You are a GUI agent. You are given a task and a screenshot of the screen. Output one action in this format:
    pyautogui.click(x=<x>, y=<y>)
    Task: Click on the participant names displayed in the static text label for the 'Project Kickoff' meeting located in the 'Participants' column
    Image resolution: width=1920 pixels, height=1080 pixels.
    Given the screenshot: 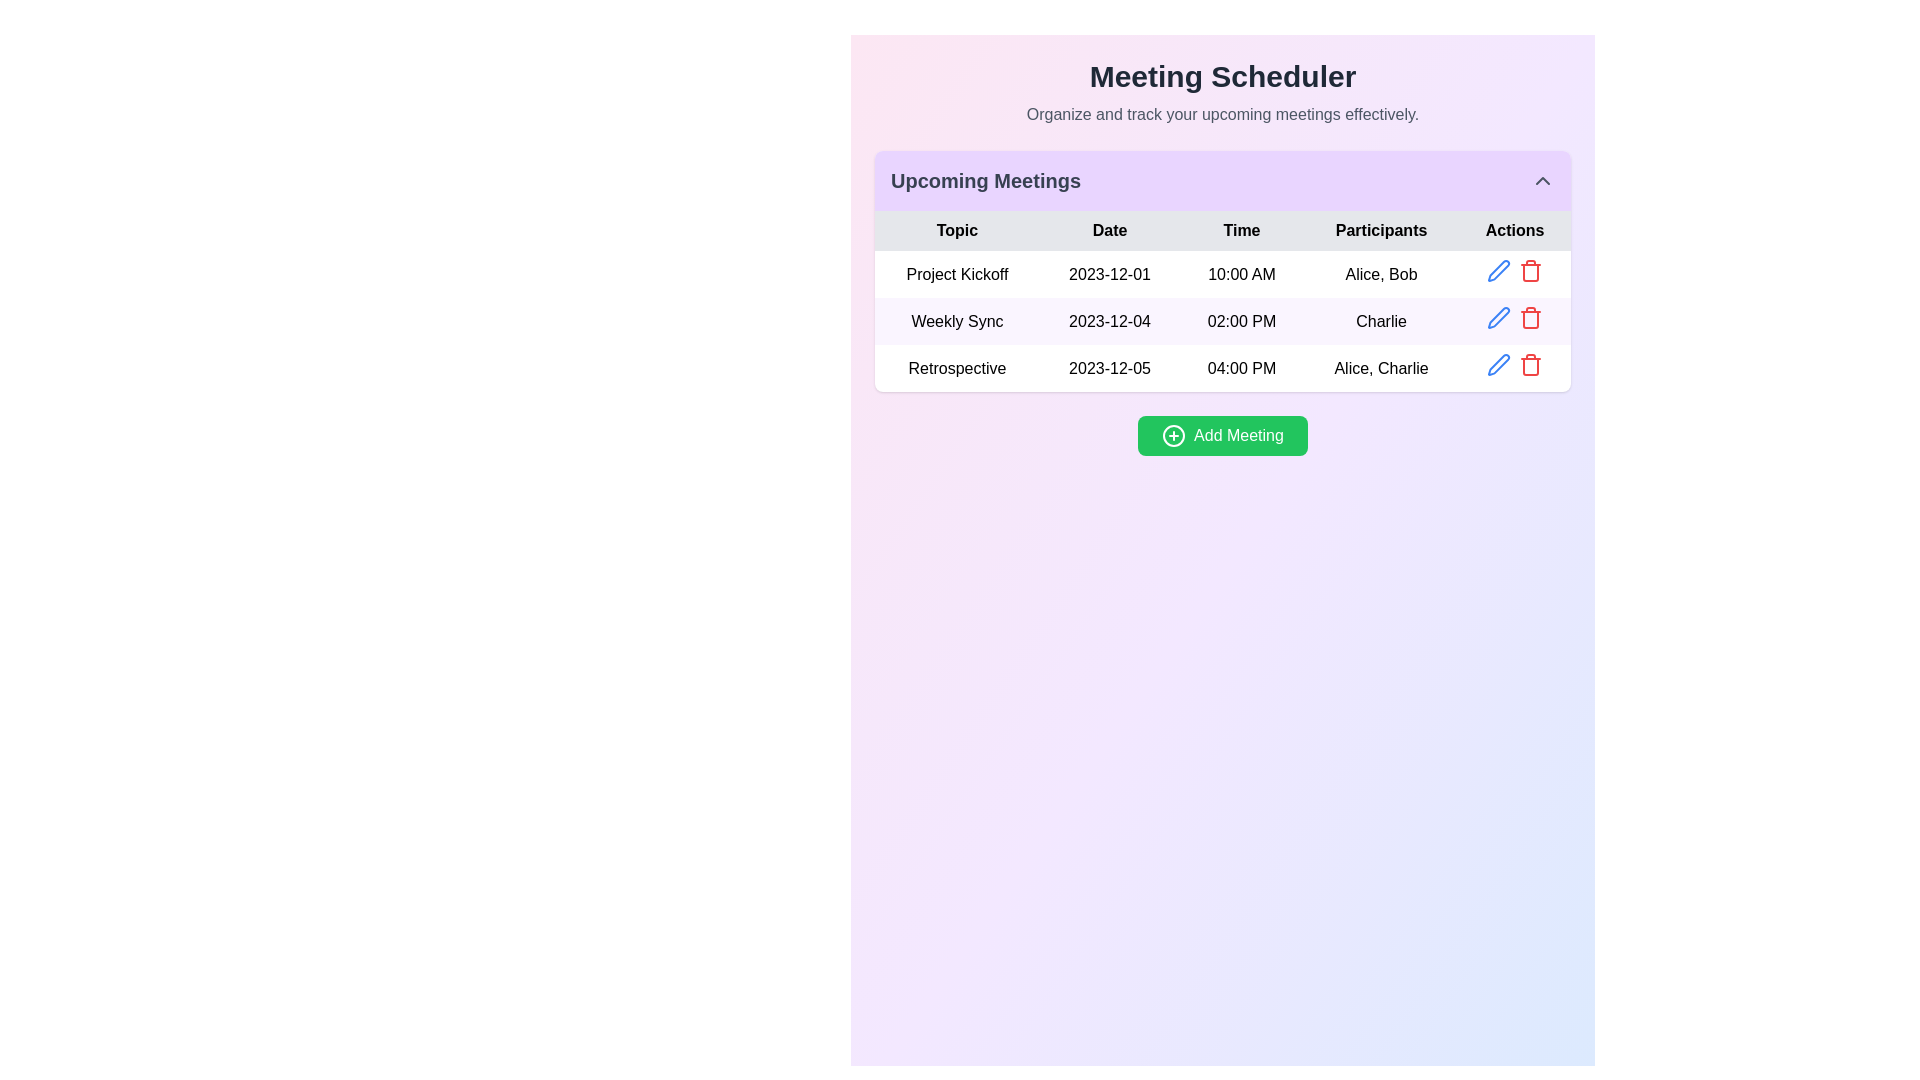 What is the action you would take?
    pyautogui.click(x=1380, y=274)
    